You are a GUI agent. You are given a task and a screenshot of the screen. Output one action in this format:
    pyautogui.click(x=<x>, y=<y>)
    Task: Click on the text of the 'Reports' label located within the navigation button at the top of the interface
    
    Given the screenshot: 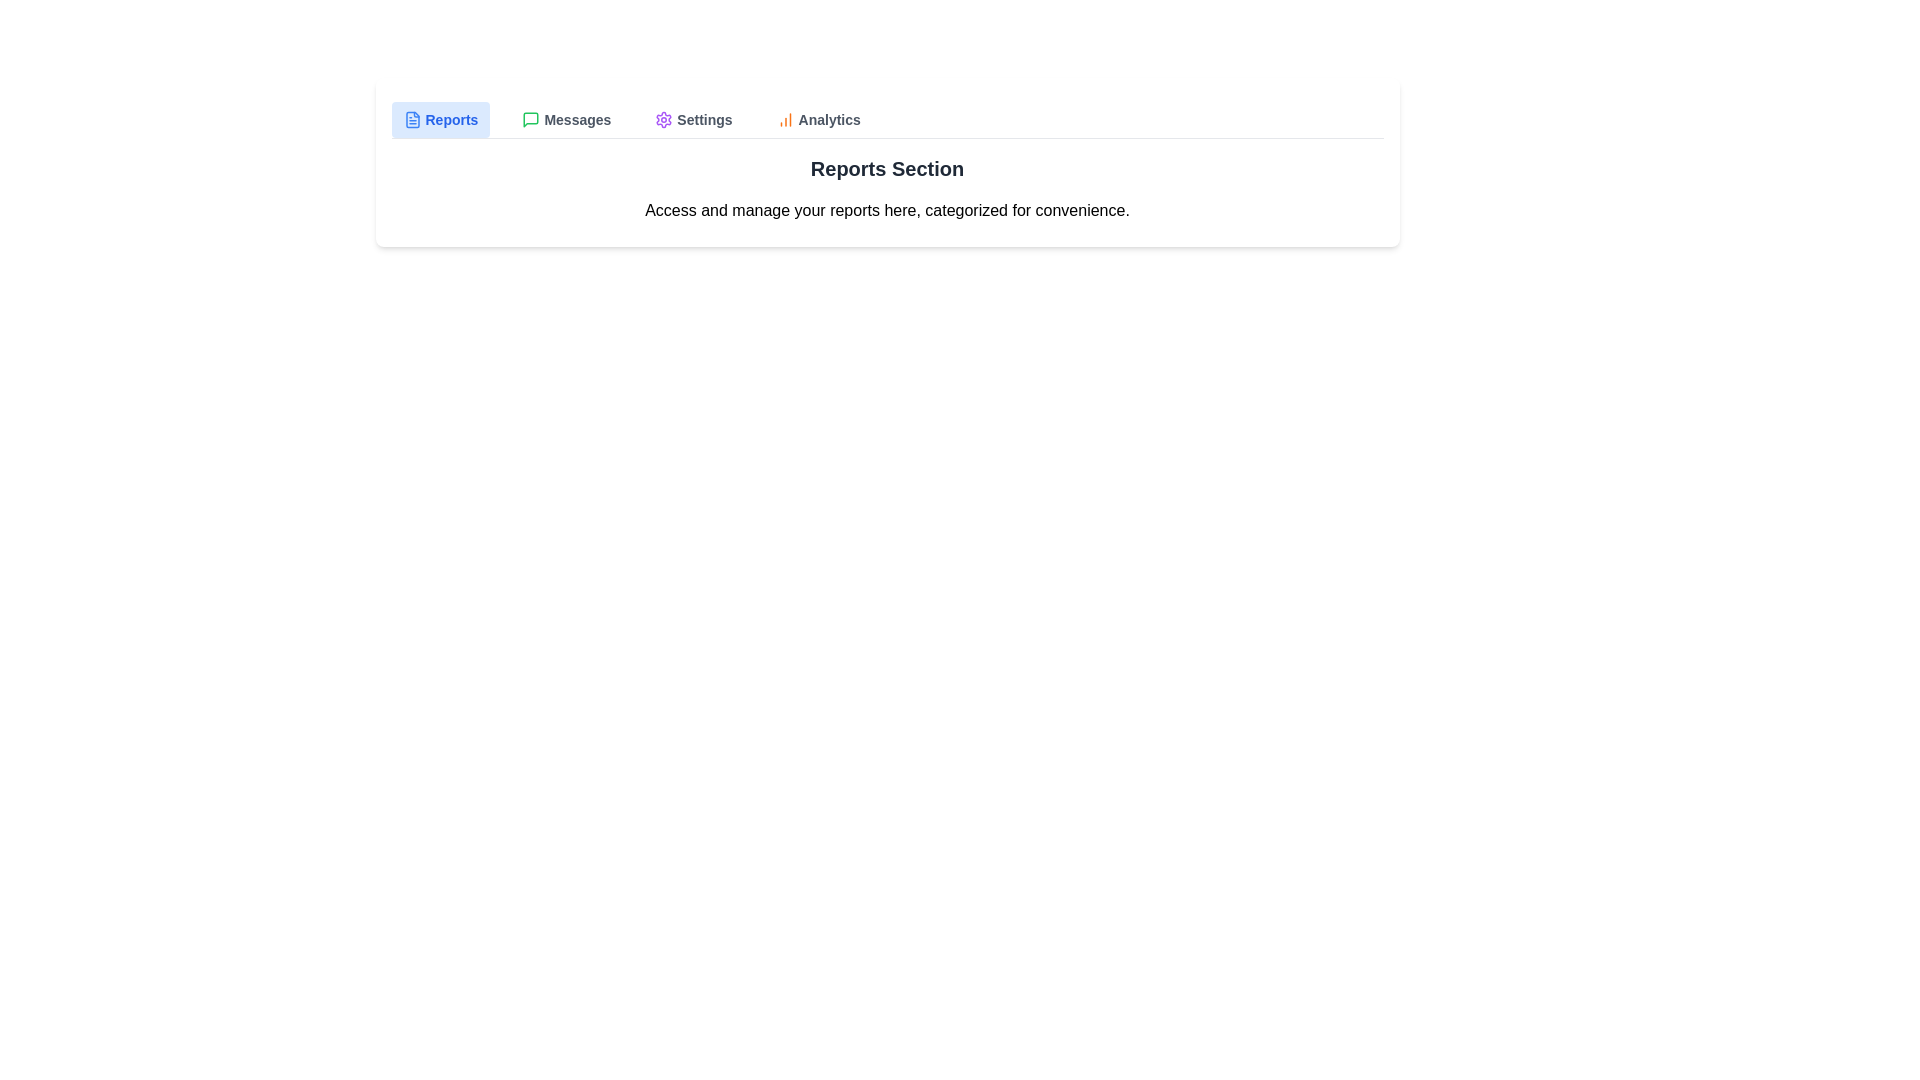 What is the action you would take?
    pyautogui.click(x=450, y=119)
    